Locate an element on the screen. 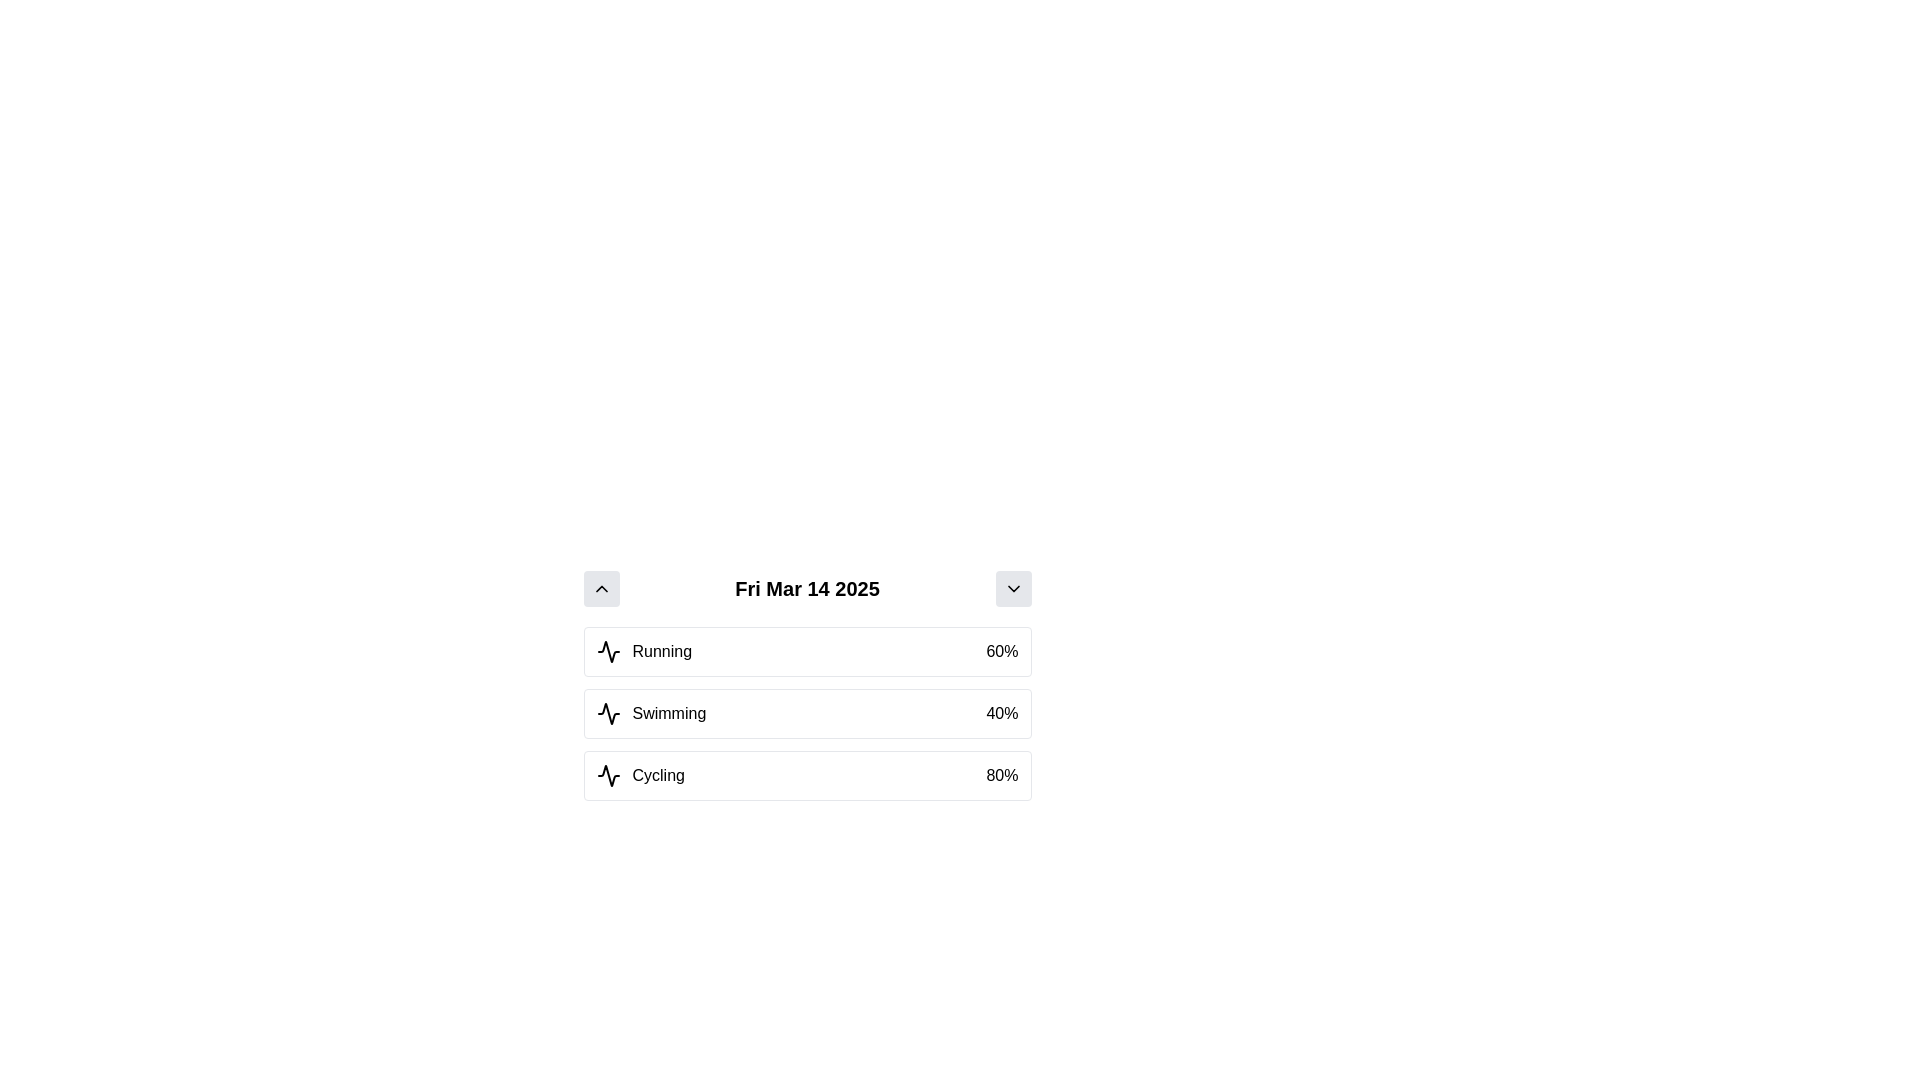 The image size is (1920, 1080). the text display showing '40%' in bold, positioned to the right of 'Swimming' in the second row of the activity list is located at coordinates (1002, 712).